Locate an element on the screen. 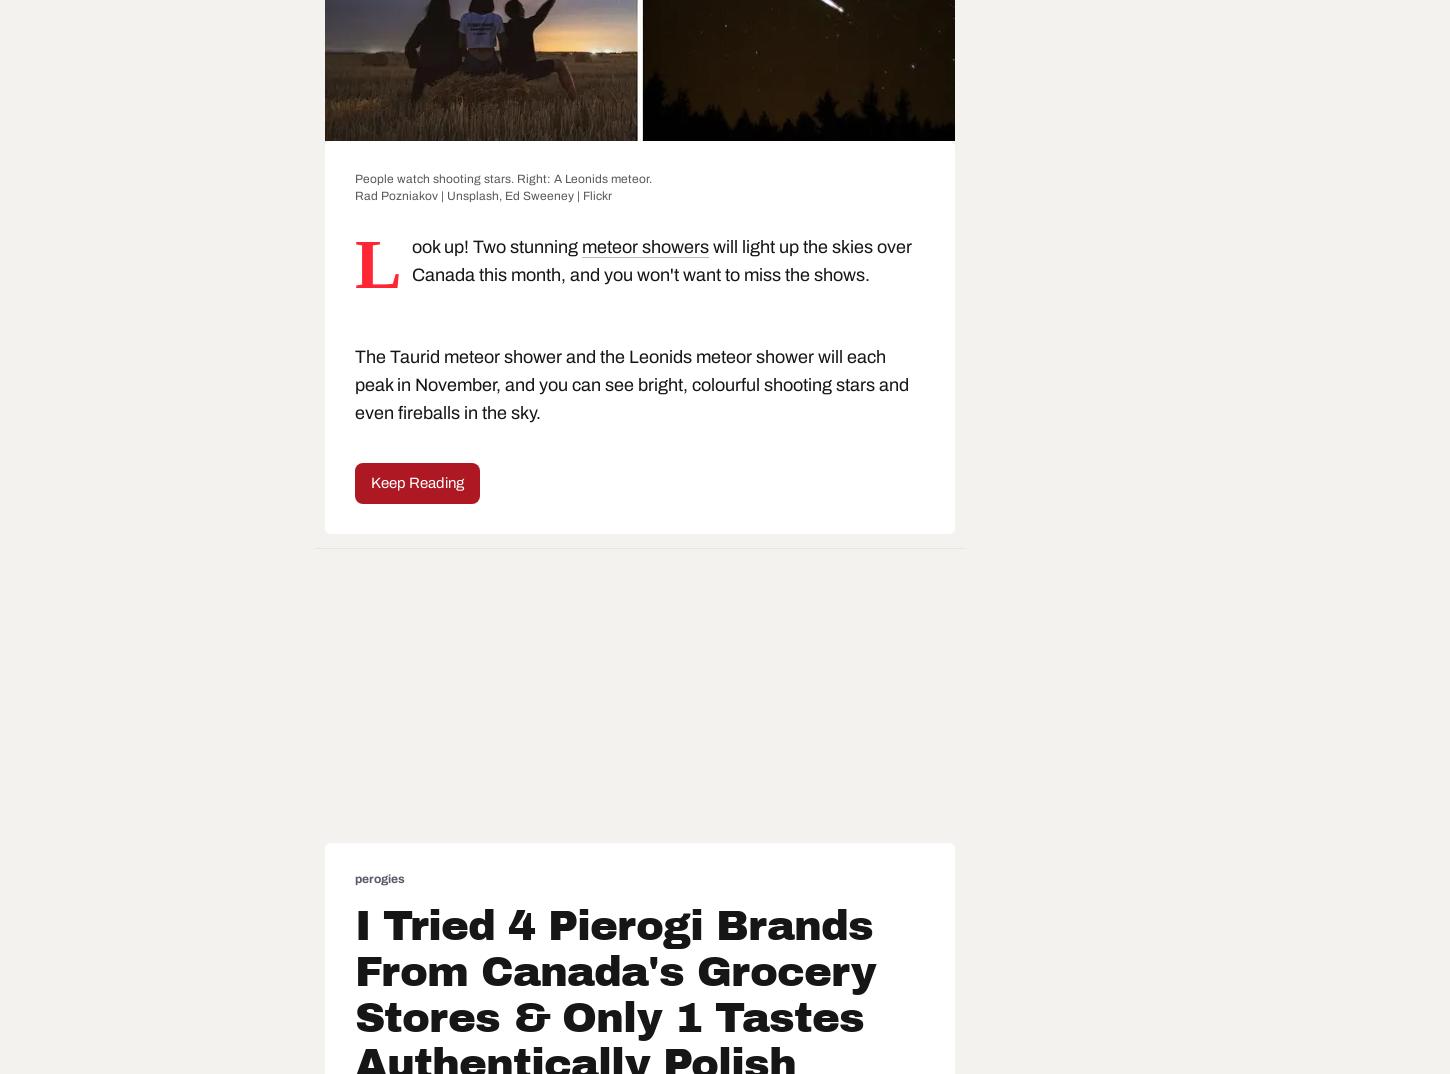 This screenshot has height=1074, width=1450. 'Ed Sweeney | Flickr' is located at coordinates (558, 196).